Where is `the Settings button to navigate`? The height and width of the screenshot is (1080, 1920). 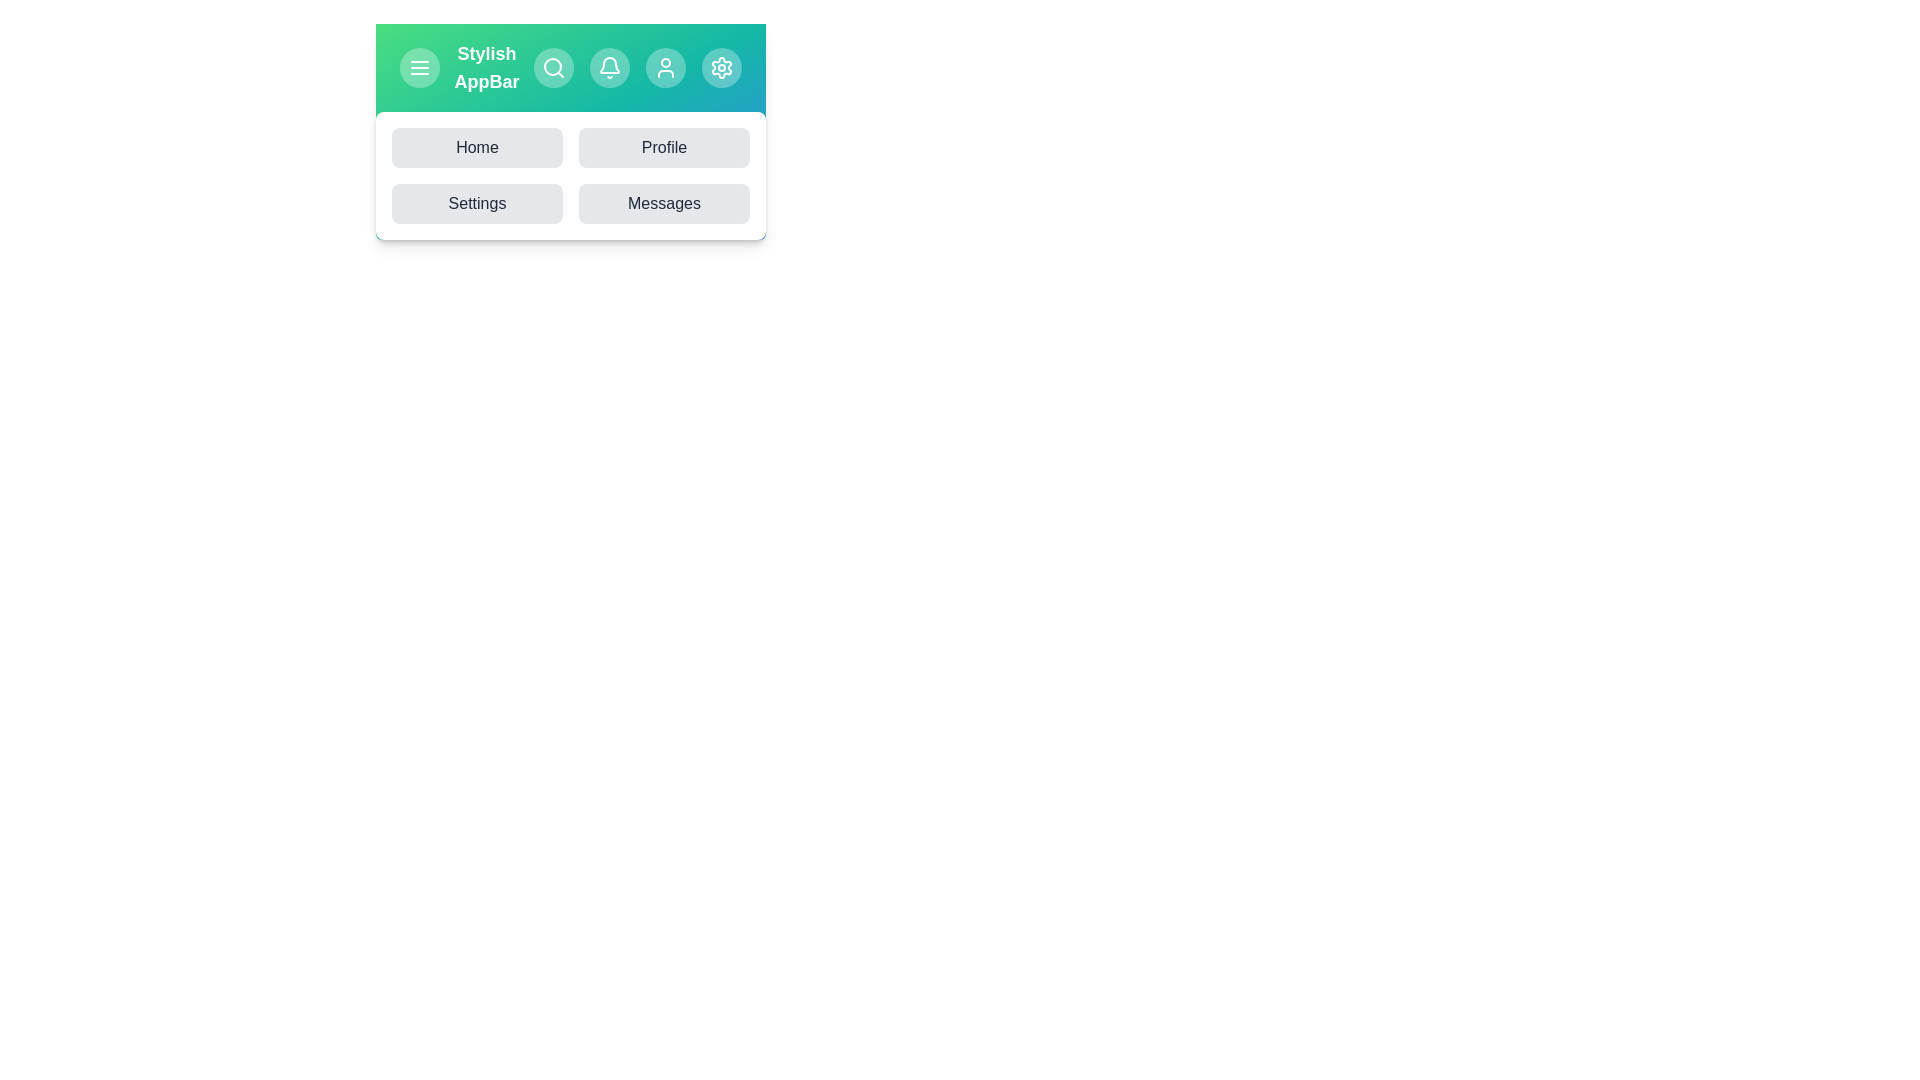 the Settings button to navigate is located at coordinates (476, 204).